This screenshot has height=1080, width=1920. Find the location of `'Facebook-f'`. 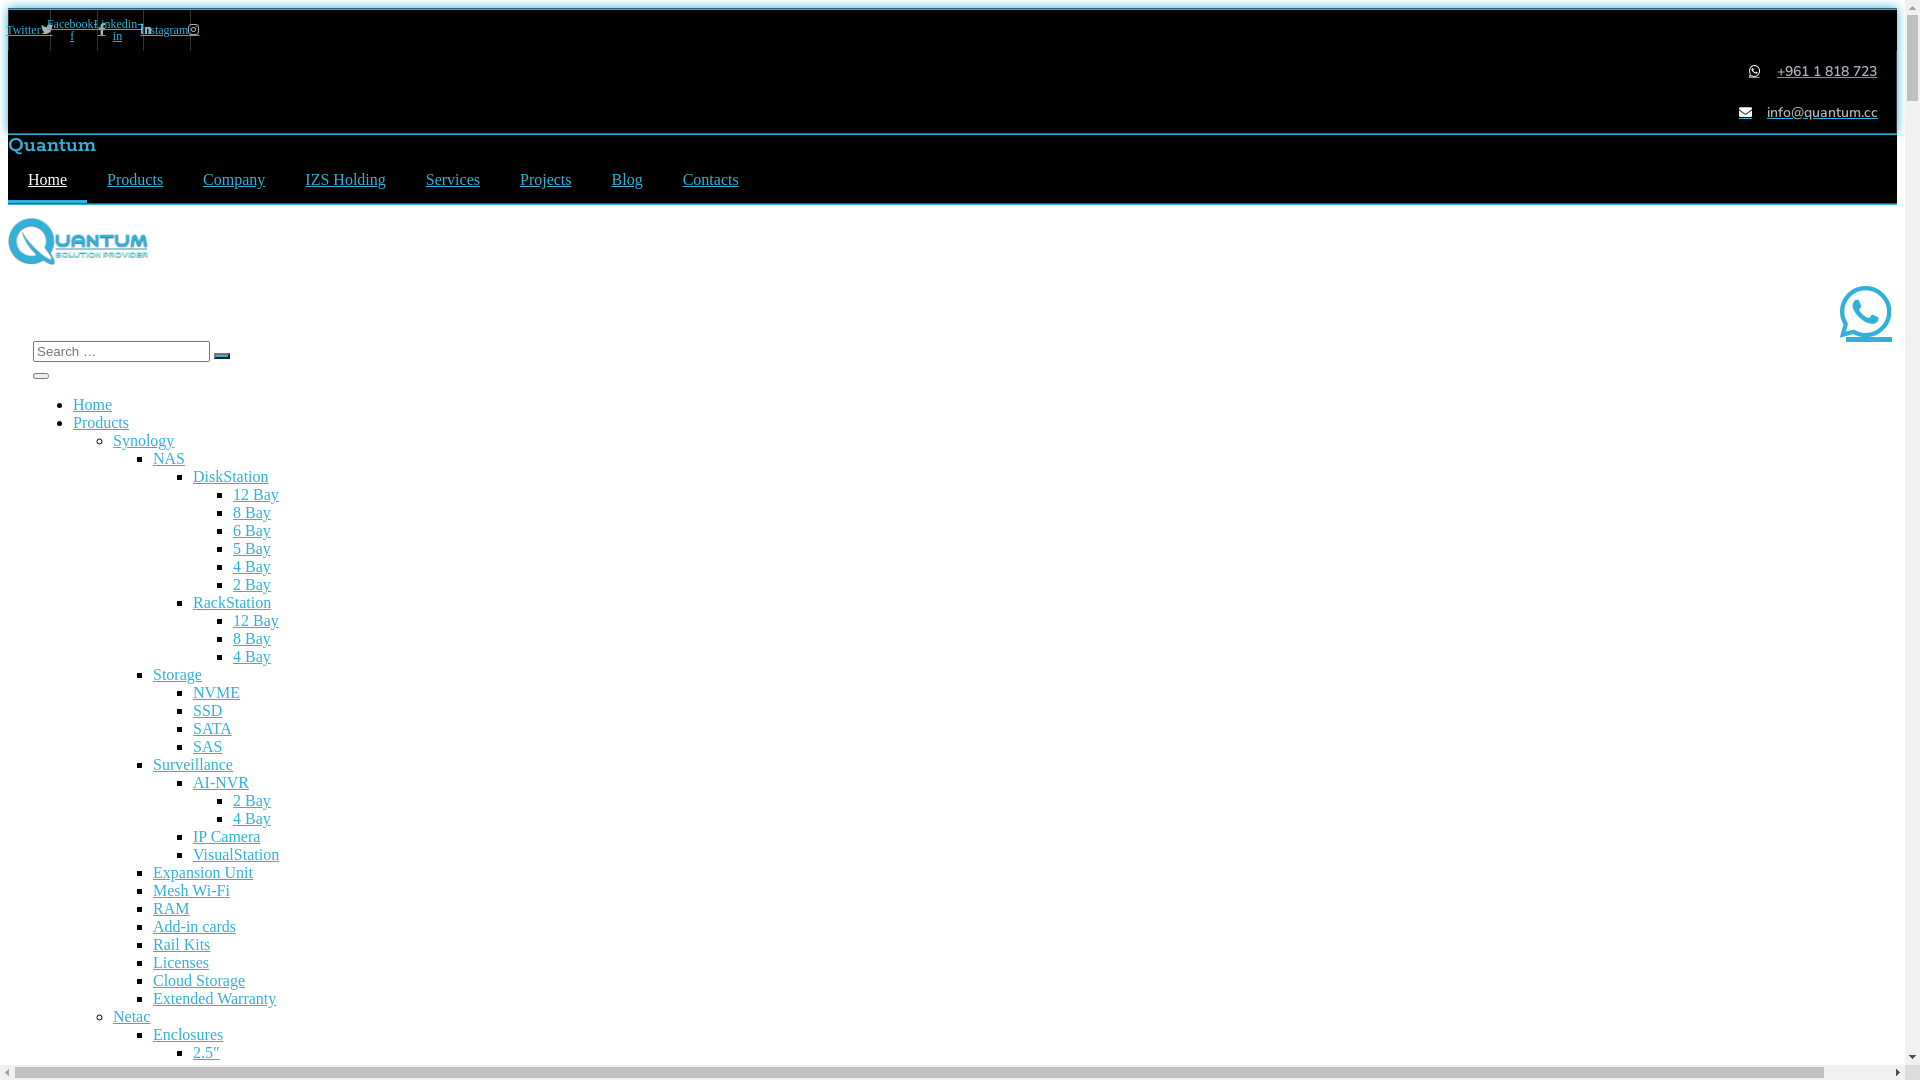

'Facebook-f' is located at coordinates (76, 30).